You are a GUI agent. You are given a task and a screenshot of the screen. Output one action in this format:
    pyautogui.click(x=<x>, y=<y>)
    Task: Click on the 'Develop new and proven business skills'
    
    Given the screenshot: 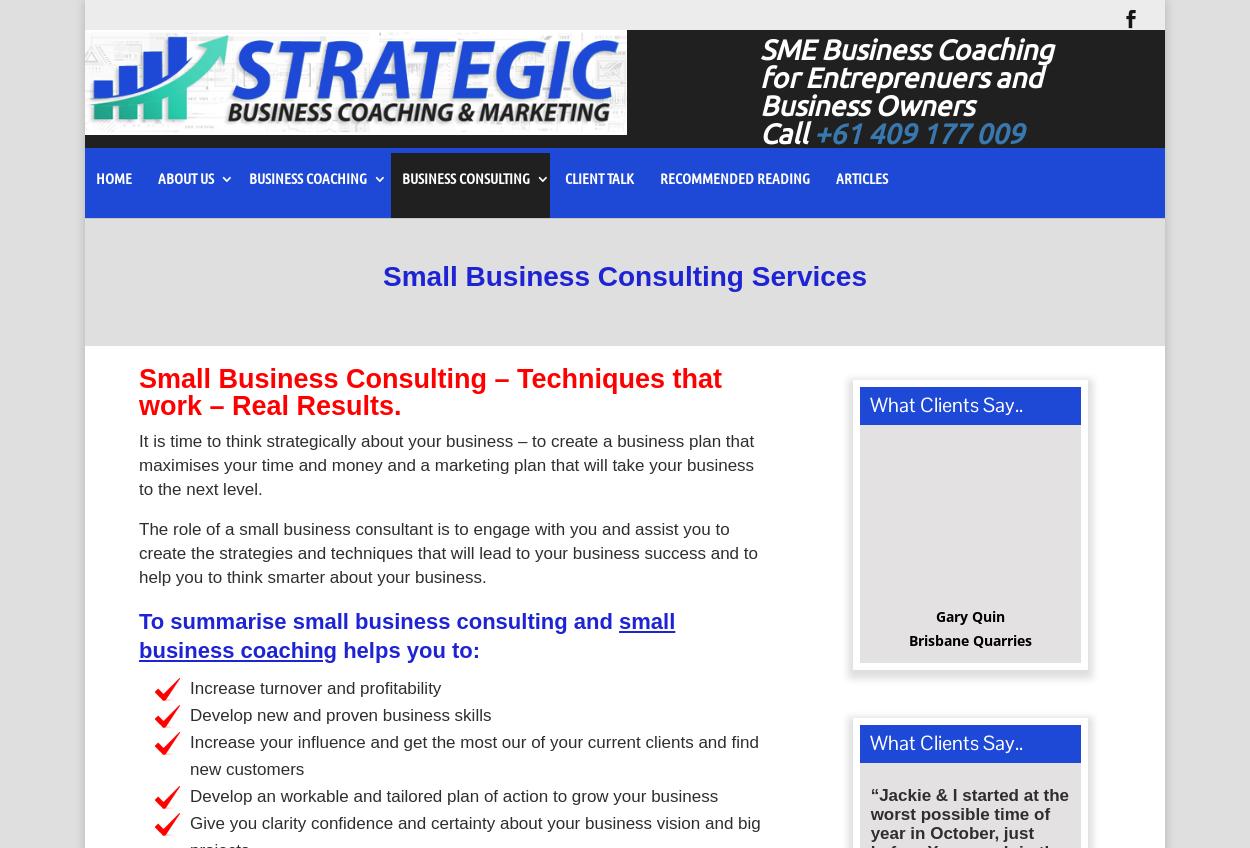 What is the action you would take?
    pyautogui.click(x=339, y=721)
    